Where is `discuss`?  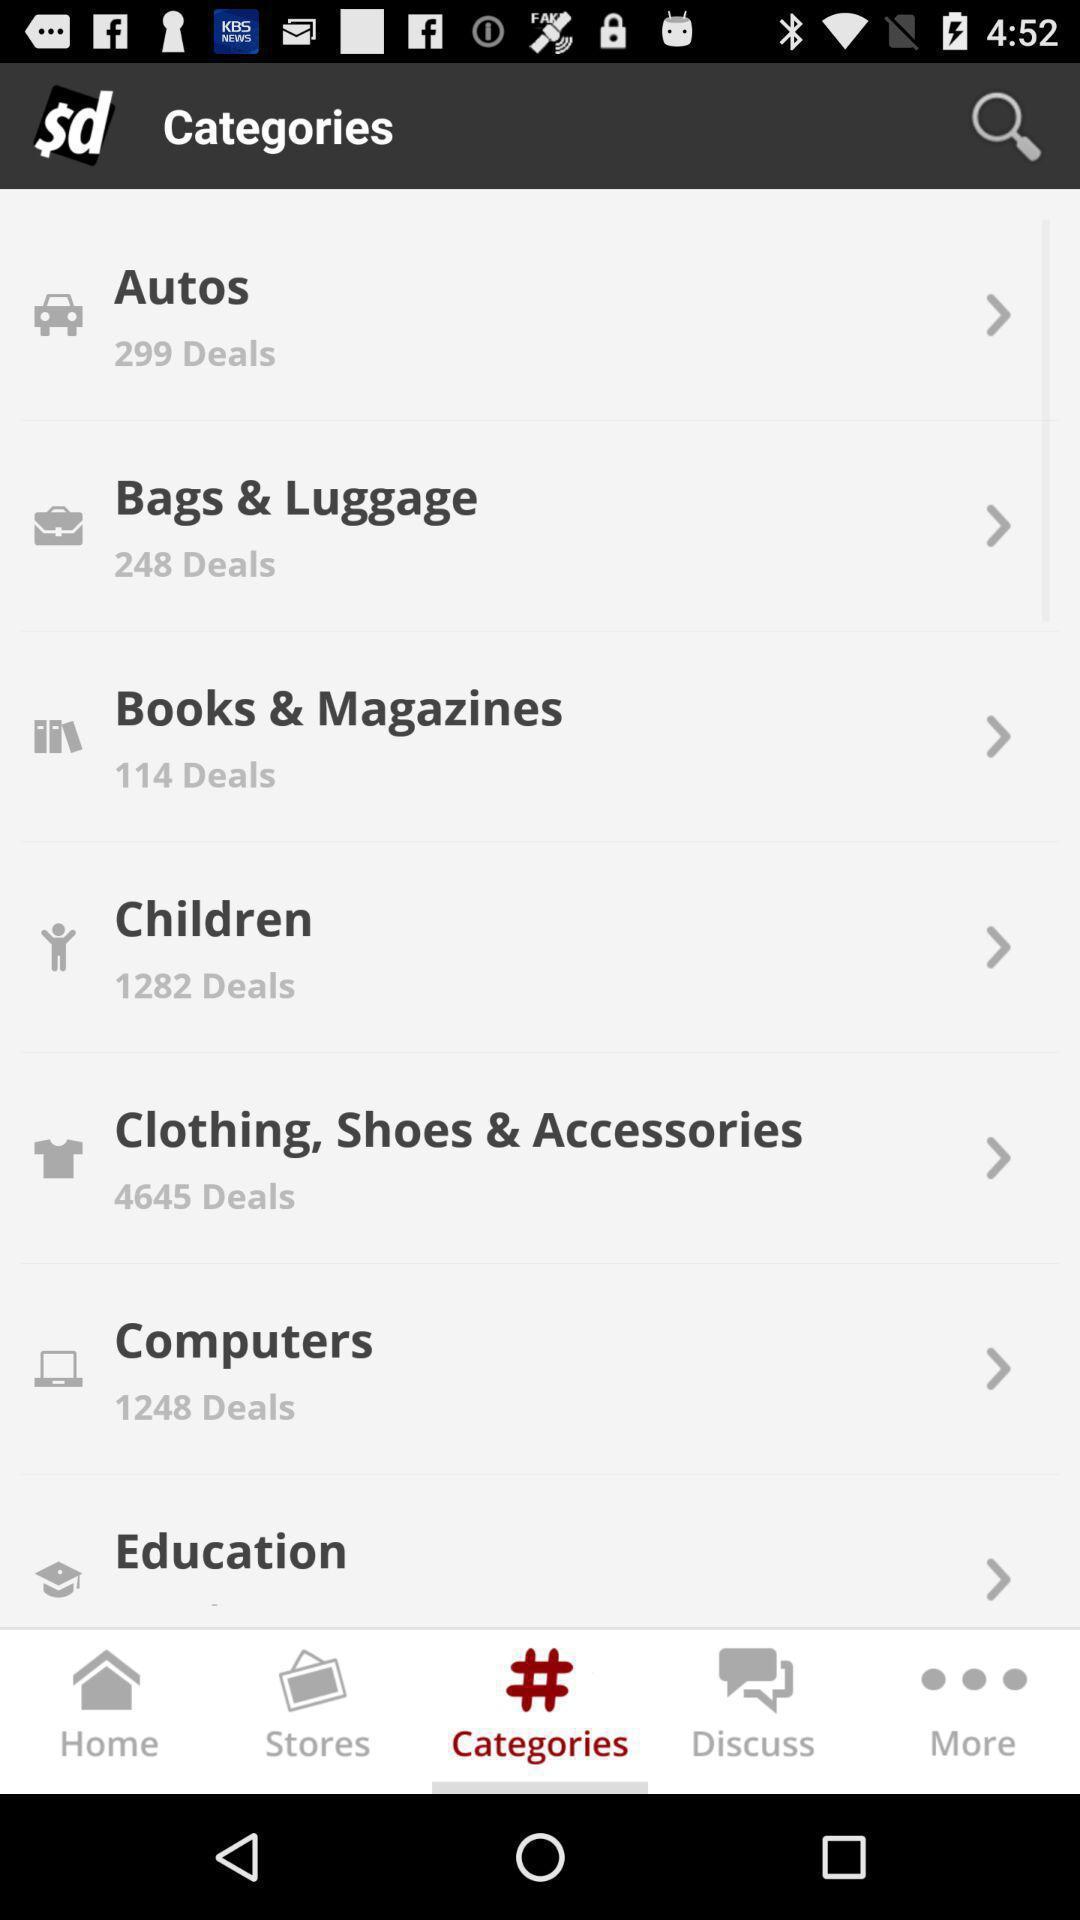
discuss is located at coordinates (756, 1715).